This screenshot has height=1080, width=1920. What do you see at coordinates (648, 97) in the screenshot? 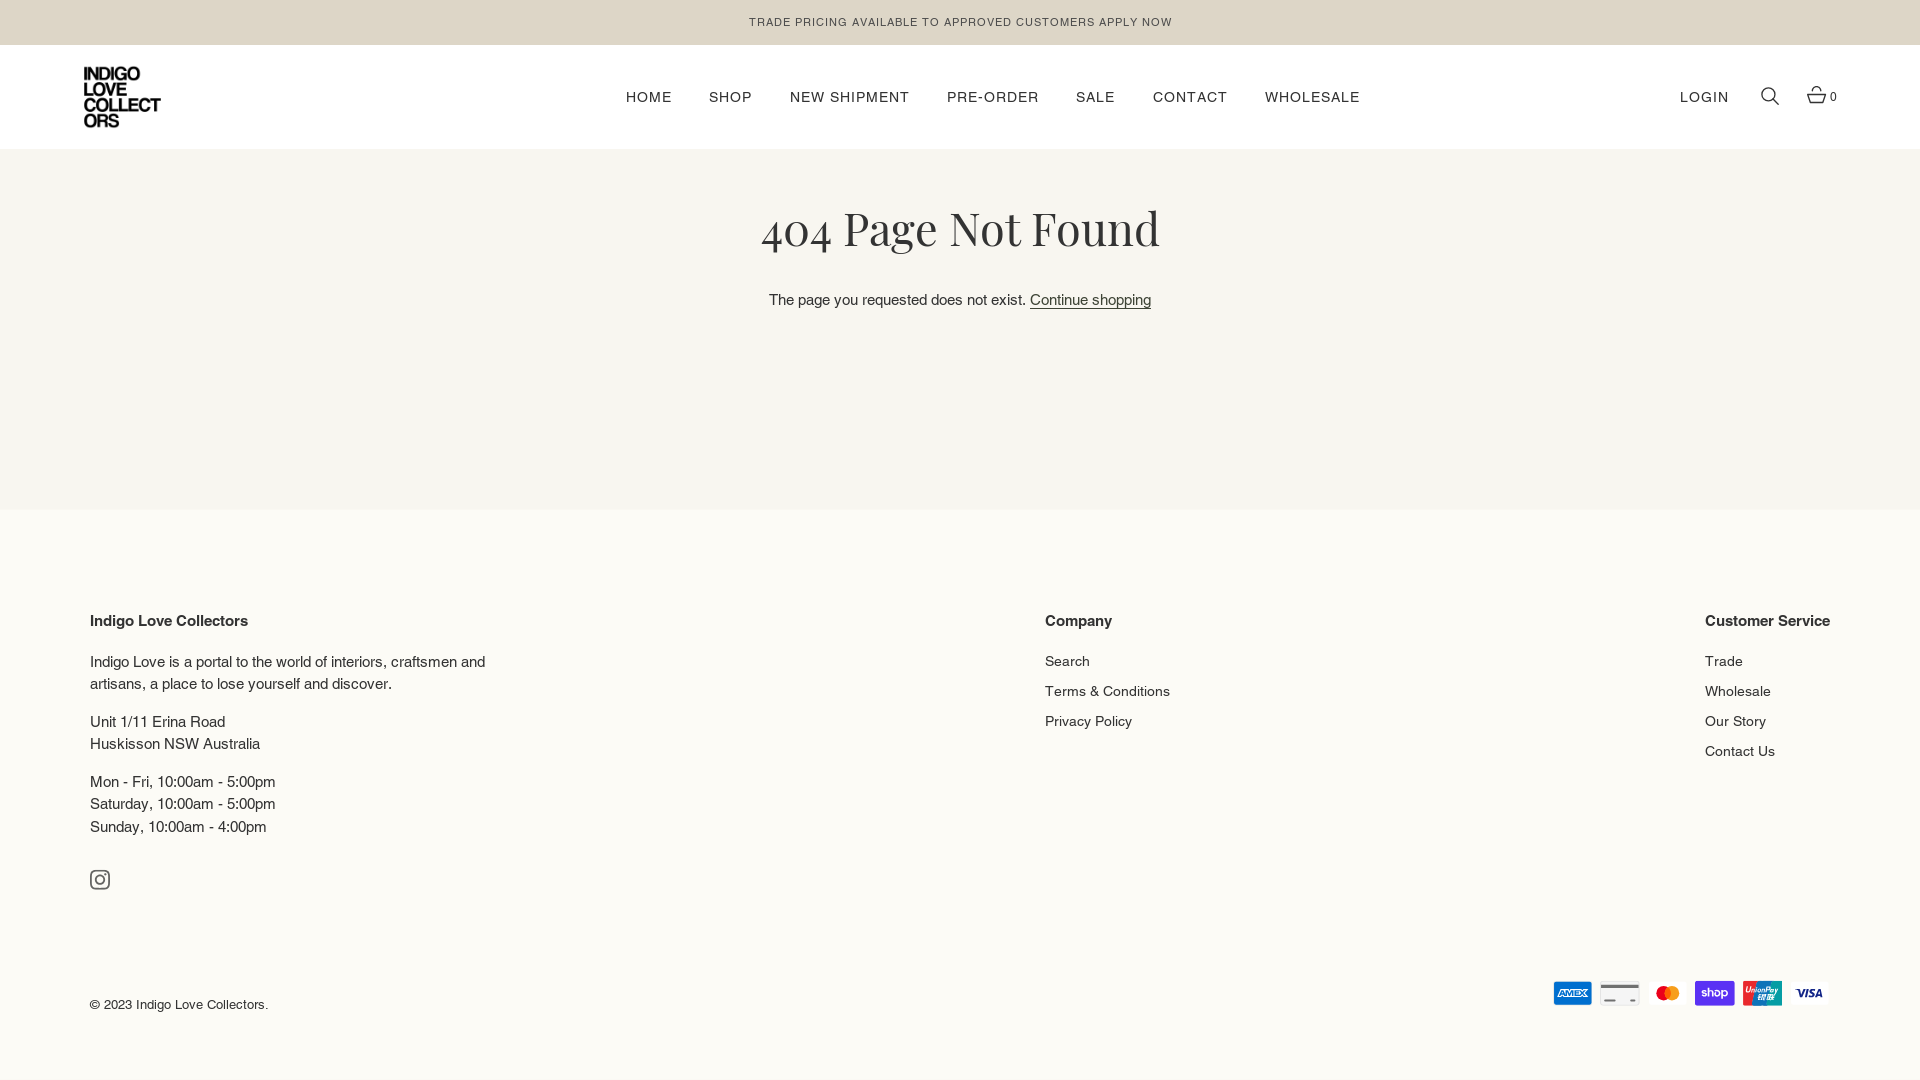
I see `'HOME'` at bounding box center [648, 97].